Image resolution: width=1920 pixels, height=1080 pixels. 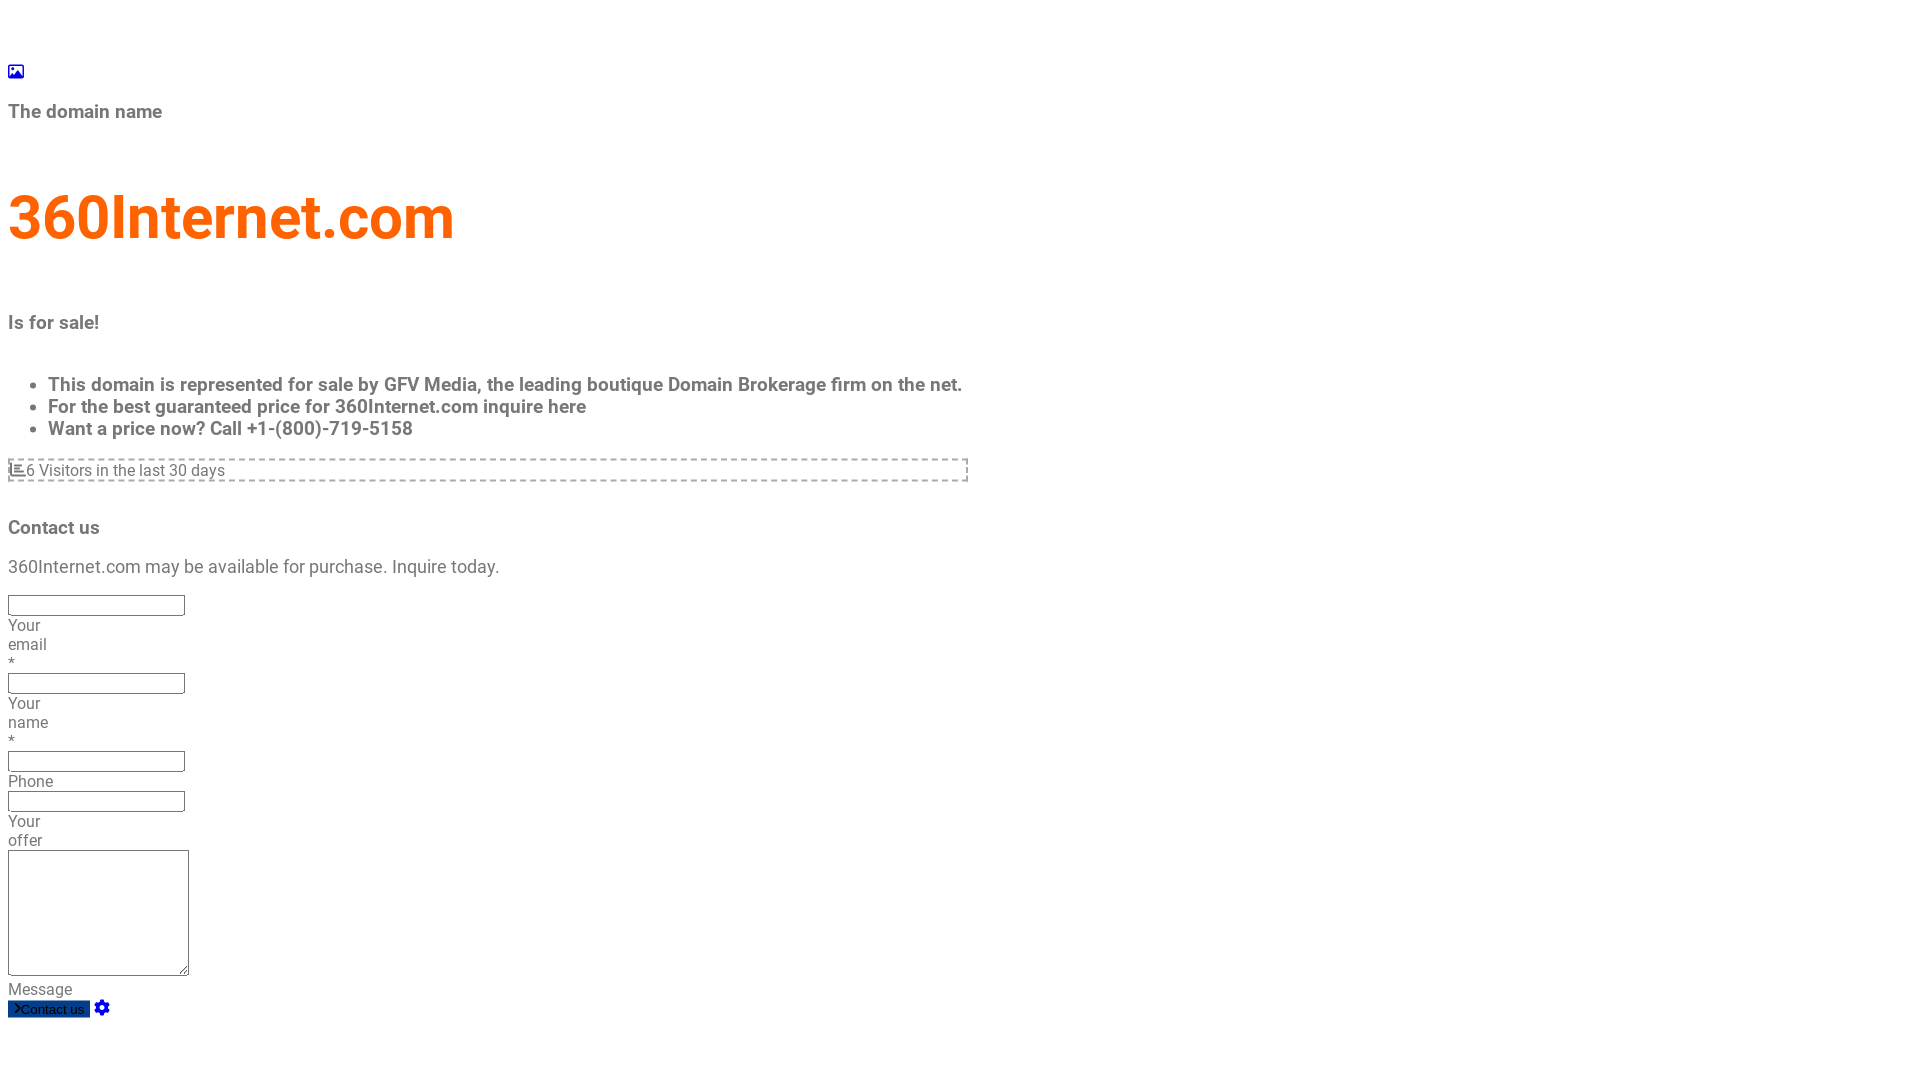 What do you see at coordinates (48, 1008) in the screenshot?
I see `'Contact us'` at bounding box center [48, 1008].